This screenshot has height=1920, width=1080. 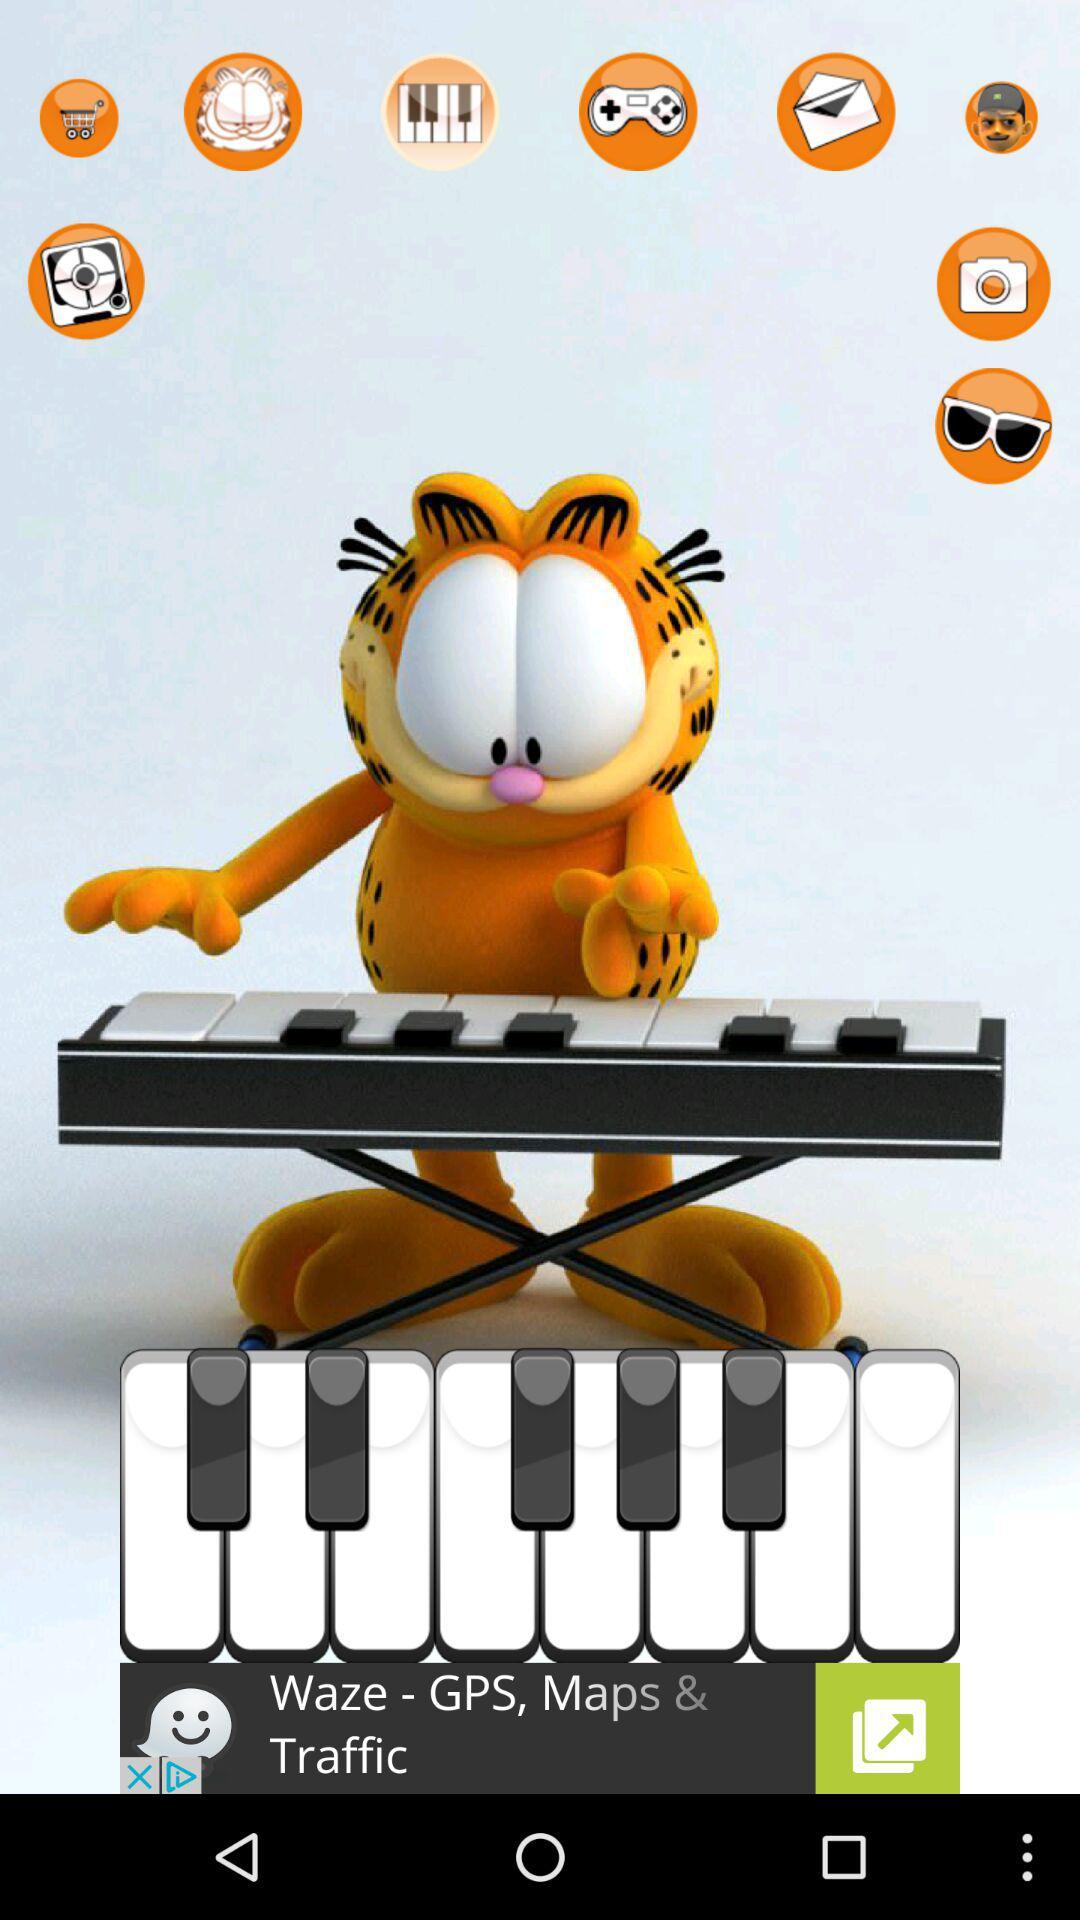 I want to click on the 6th note in the piano, so click(x=696, y=1505).